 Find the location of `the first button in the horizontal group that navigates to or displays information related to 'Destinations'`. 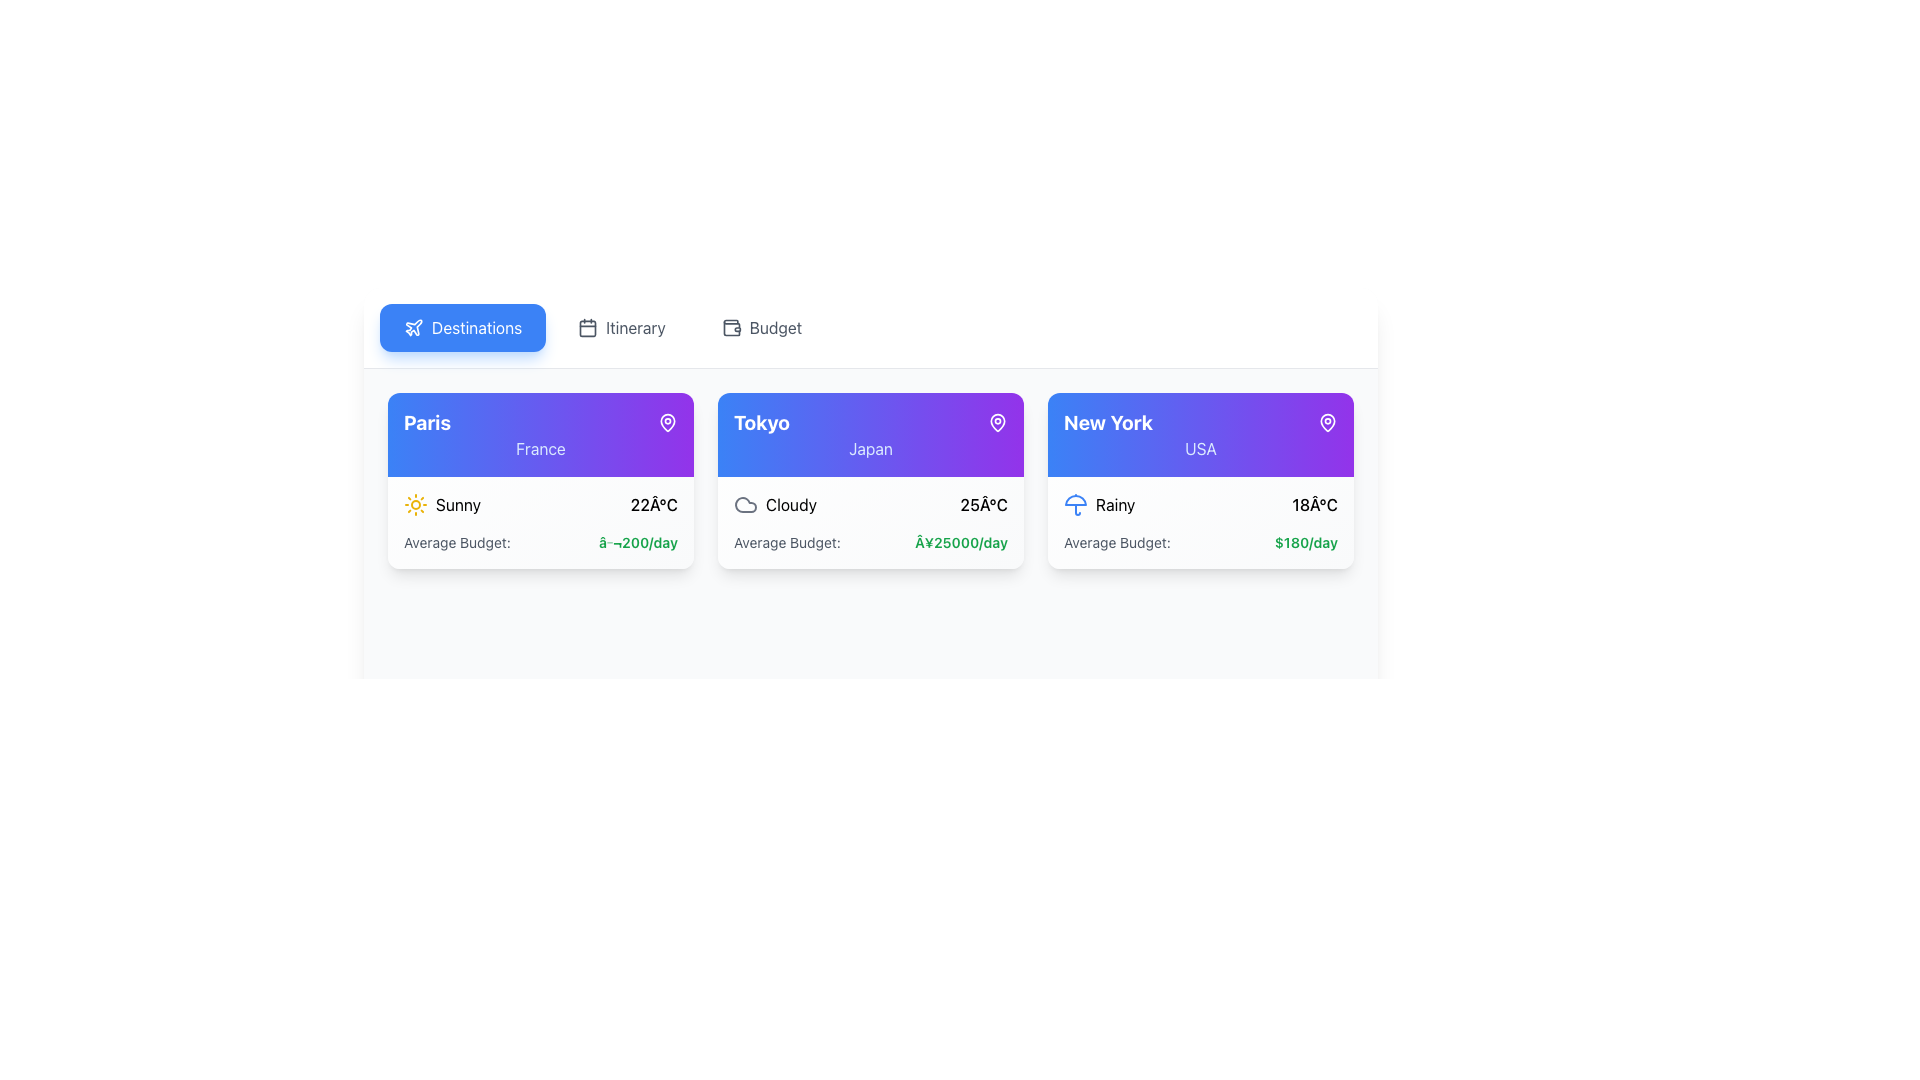

the first button in the horizontal group that navigates to or displays information related to 'Destinations' is located at coordinates (462, 326).